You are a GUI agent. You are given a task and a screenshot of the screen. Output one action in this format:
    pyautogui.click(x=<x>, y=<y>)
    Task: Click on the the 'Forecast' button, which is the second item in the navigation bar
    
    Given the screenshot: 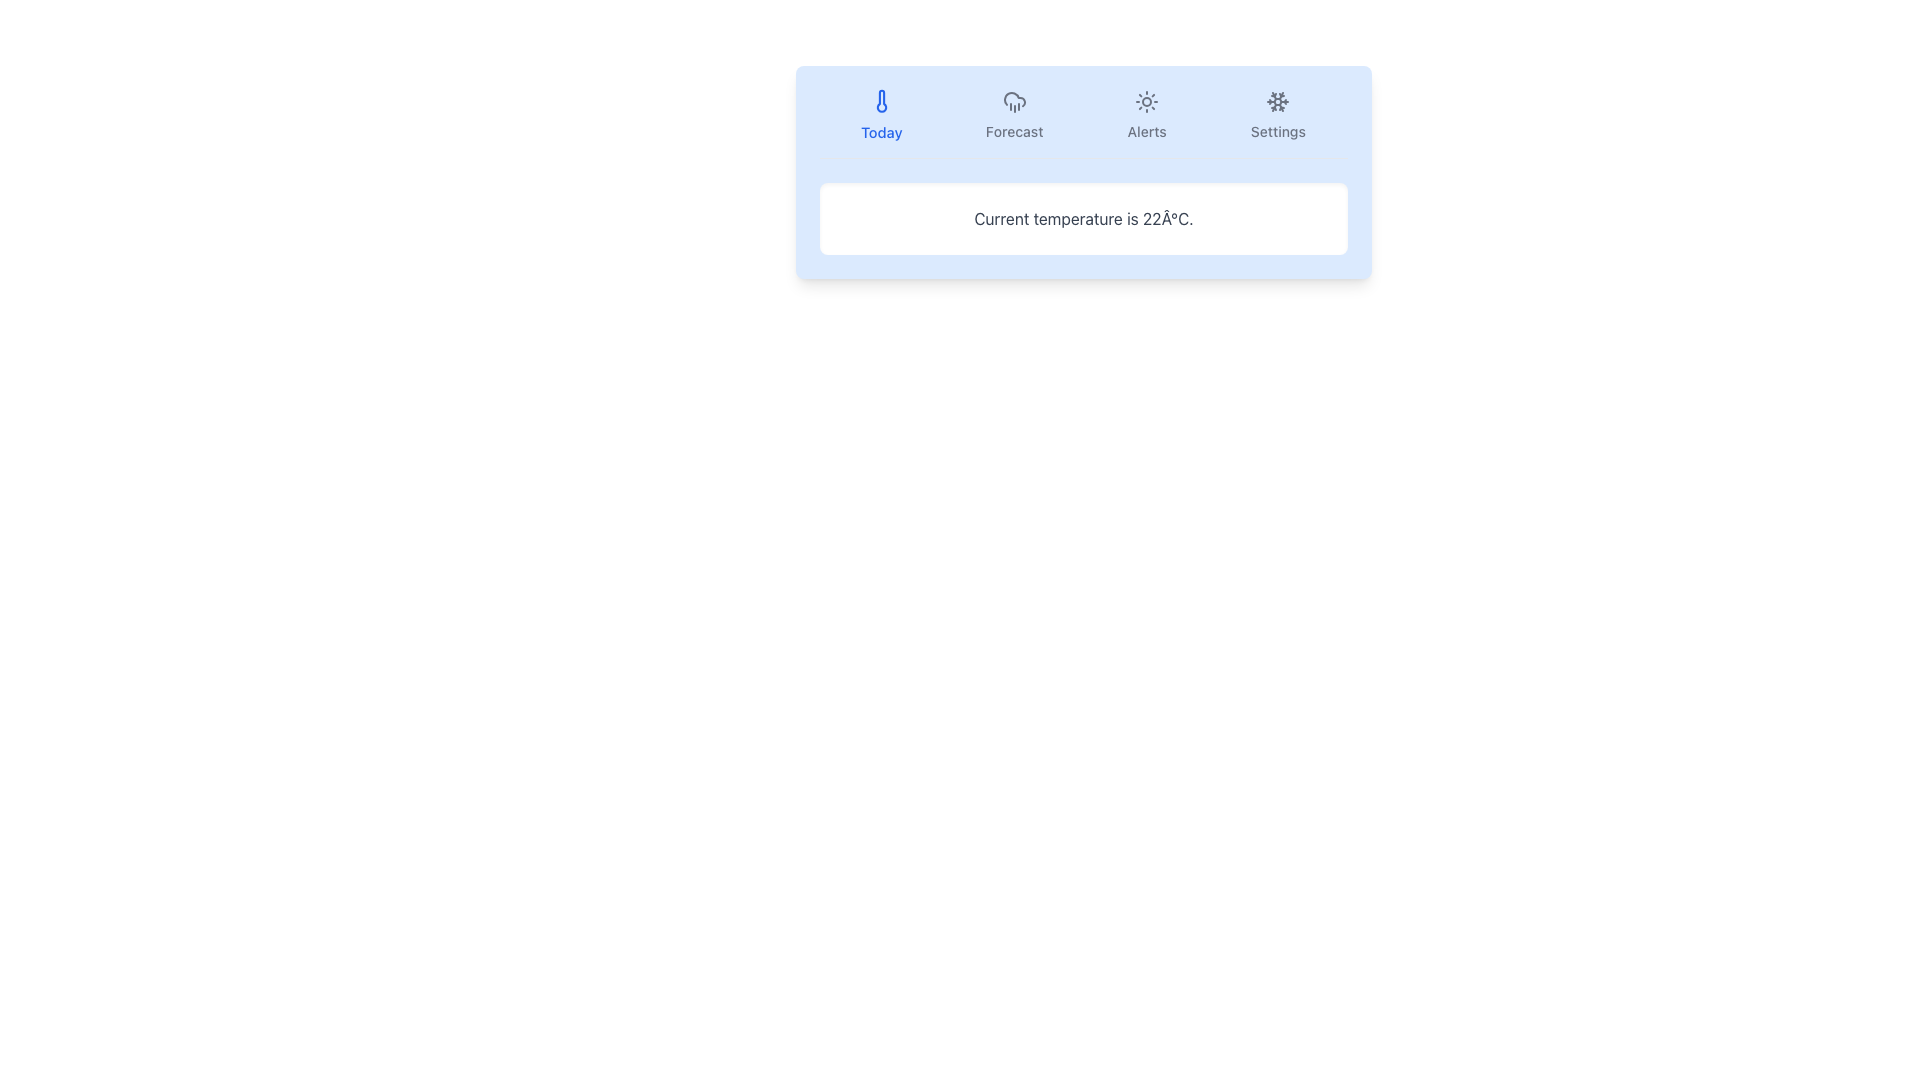 What is the action you would take?
    pyautogui.click(x=1014, y=115)
    